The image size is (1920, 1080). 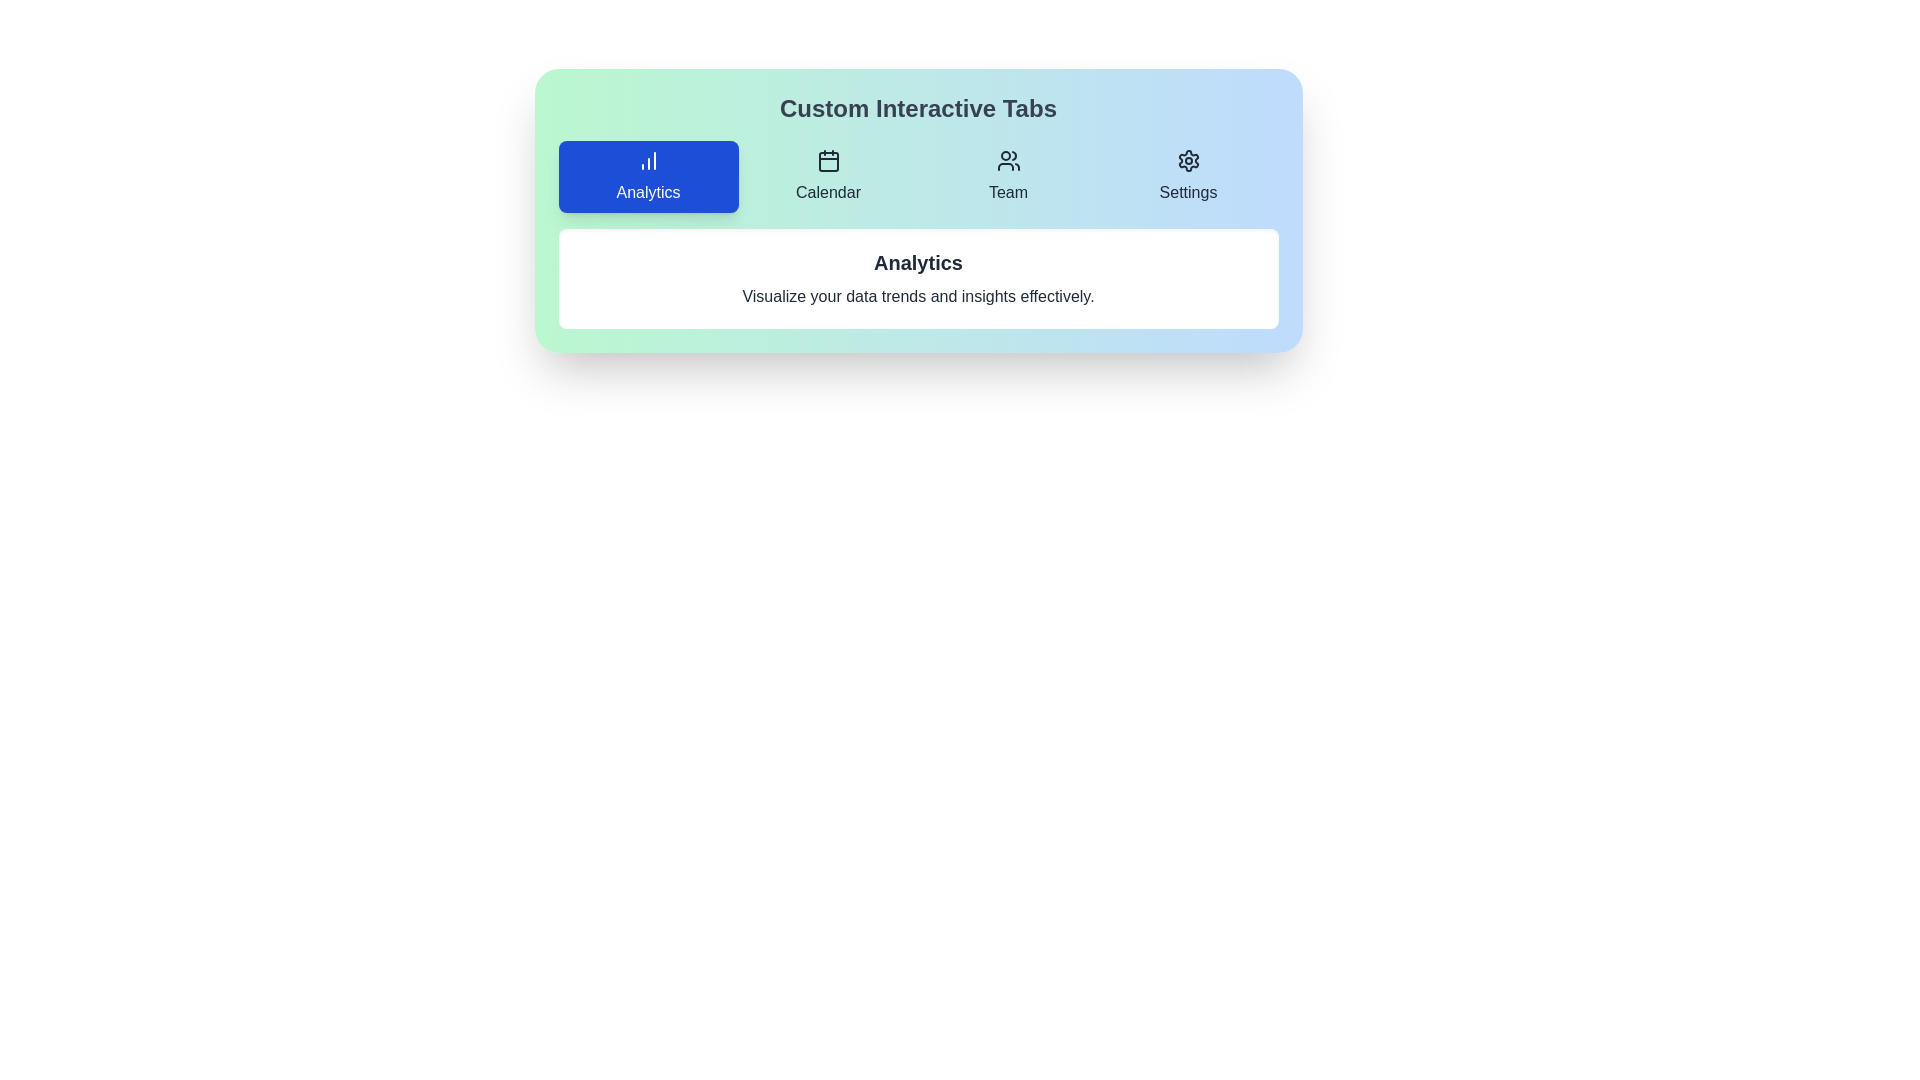 I want to click on the text element displaying 'Visualize your data trends and insights effectively' which is located under the title 'Analytics', so click(x=917, y=297).